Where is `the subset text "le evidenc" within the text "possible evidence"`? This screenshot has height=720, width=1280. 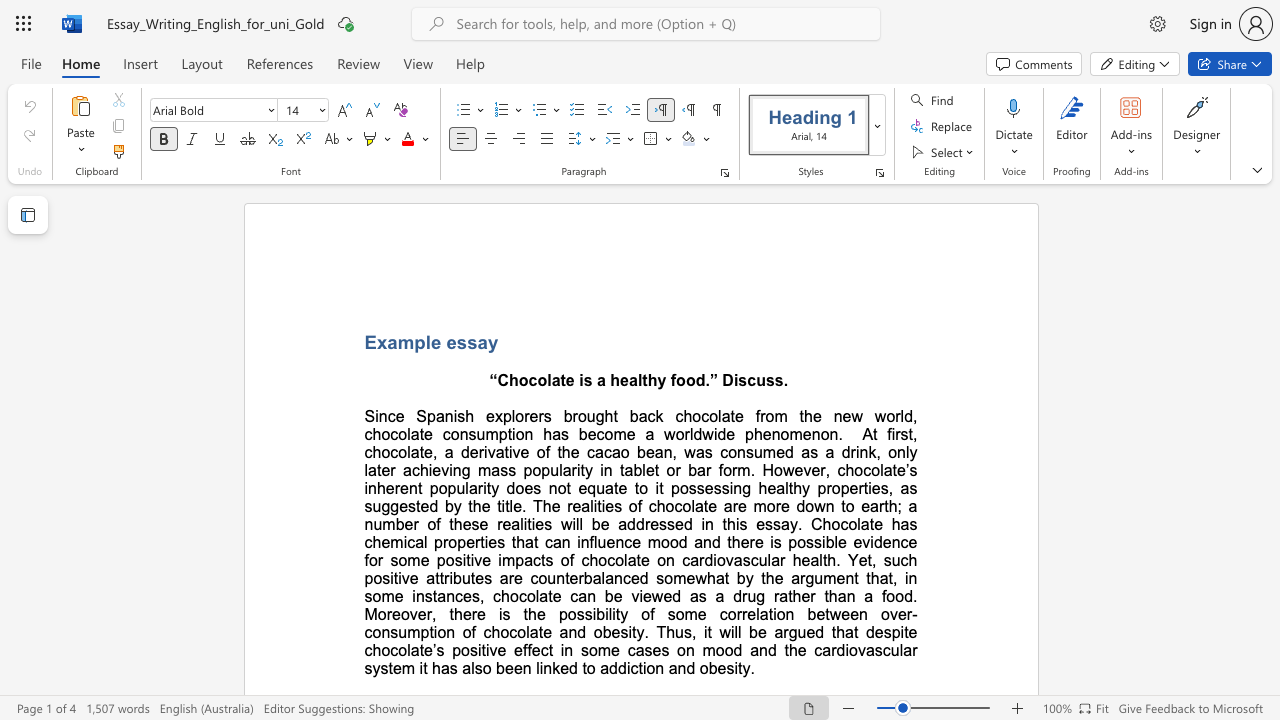
the subset text "le evidenc" within the text "possible evidence" is located at coordinates (834, 542).